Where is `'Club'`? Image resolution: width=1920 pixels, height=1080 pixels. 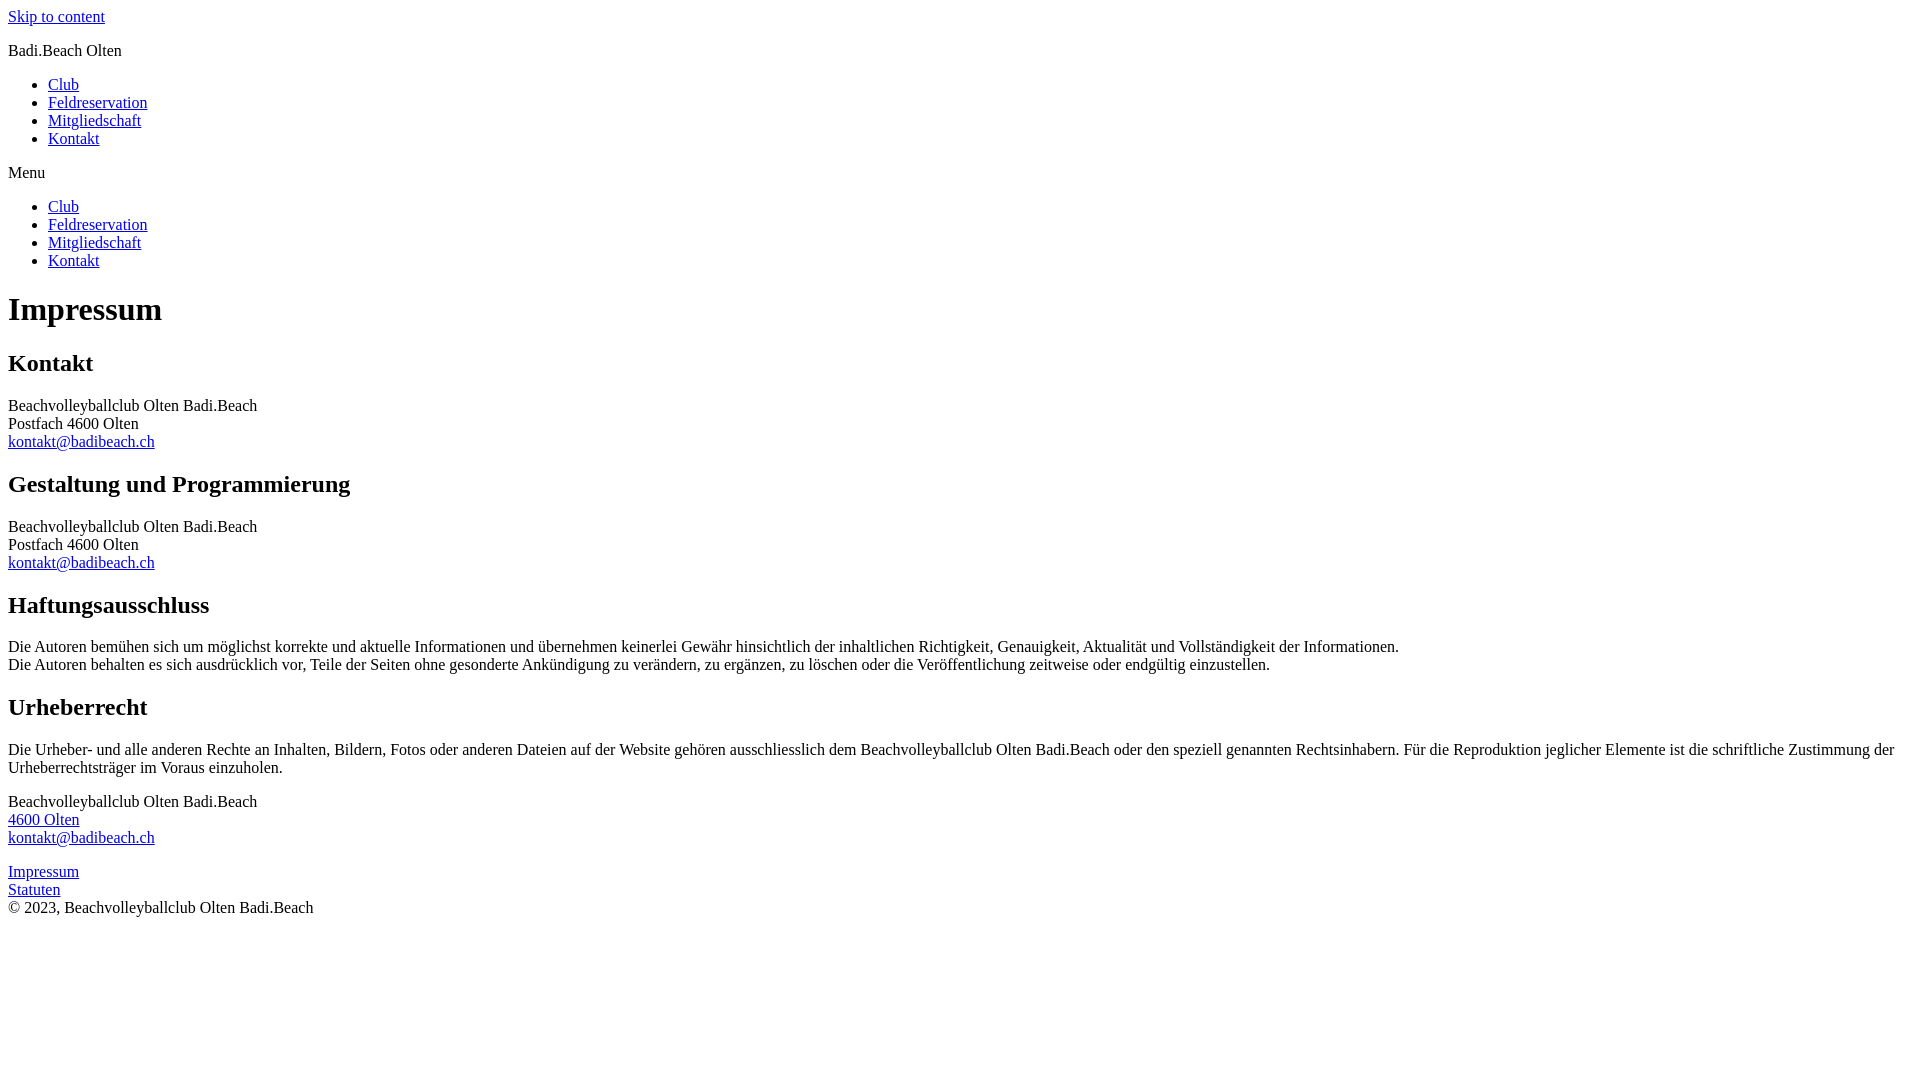
'Club' is located at coordinates (63, 83).